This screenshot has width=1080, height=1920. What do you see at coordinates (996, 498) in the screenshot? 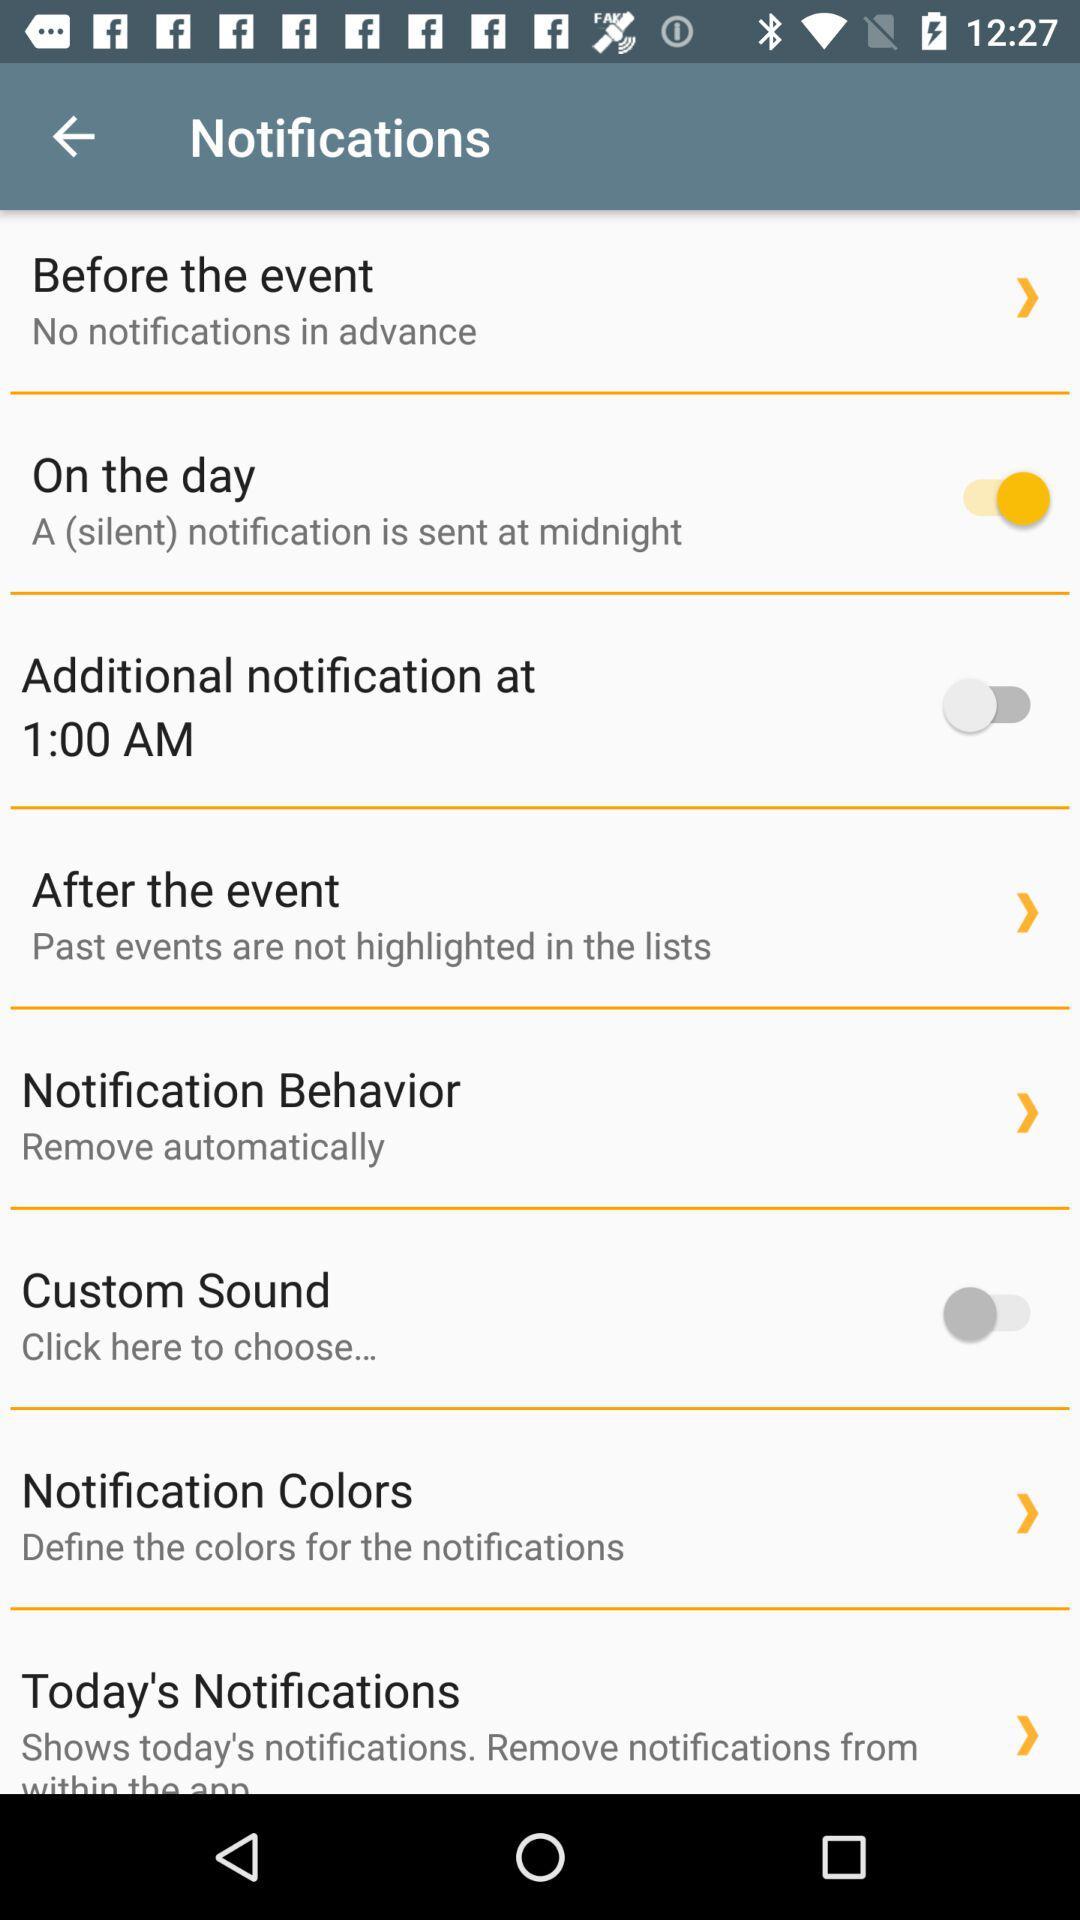
I see `notification on day of event` at bounding box center [996, 498].